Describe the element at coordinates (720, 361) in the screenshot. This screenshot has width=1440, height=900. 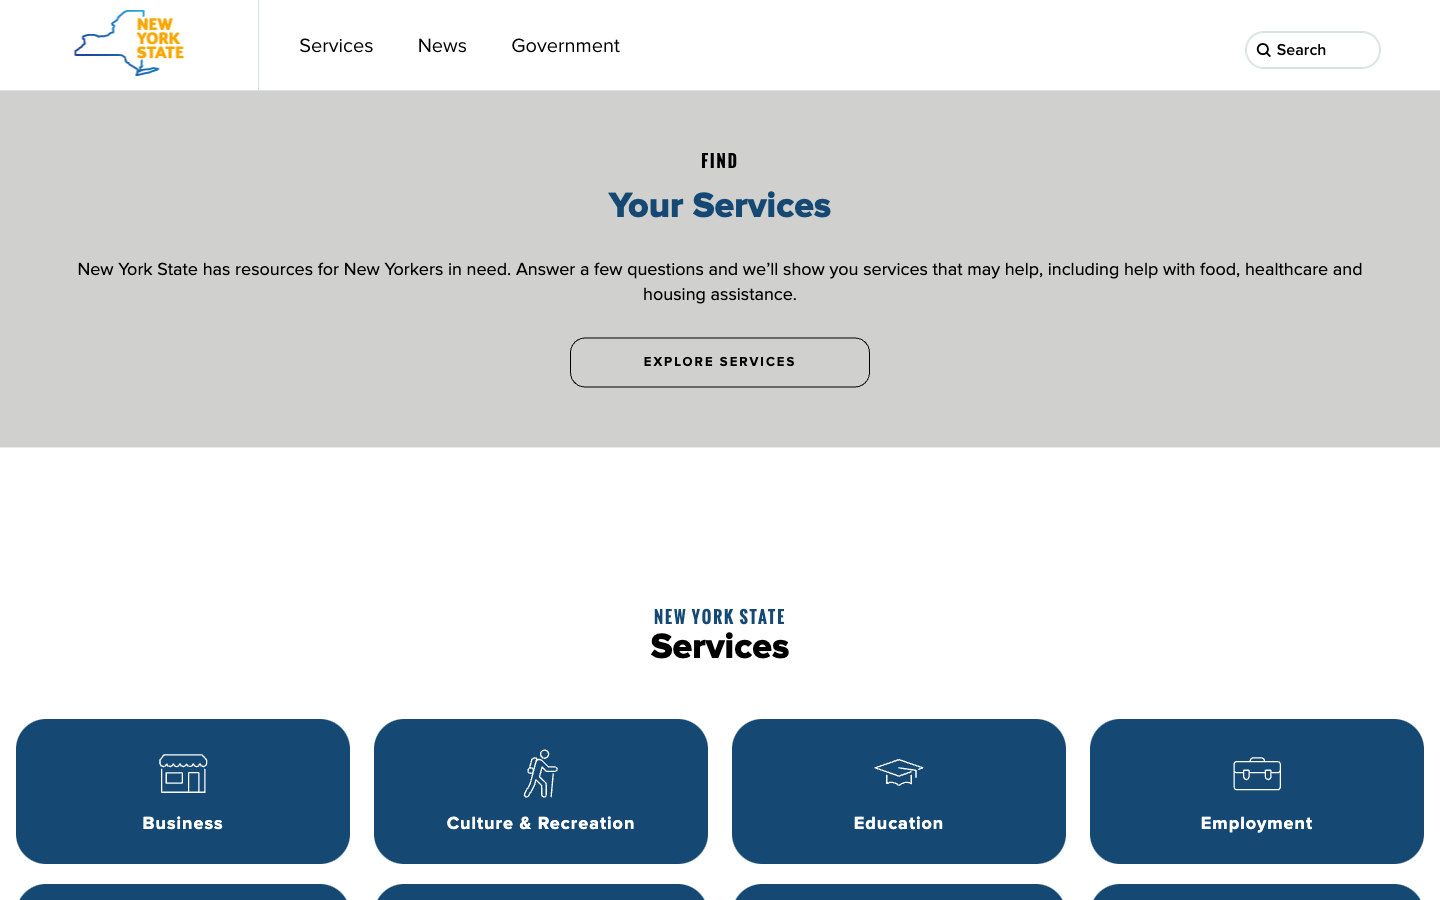
I see `the services section by clicking the "Explore Services" button` at that location.